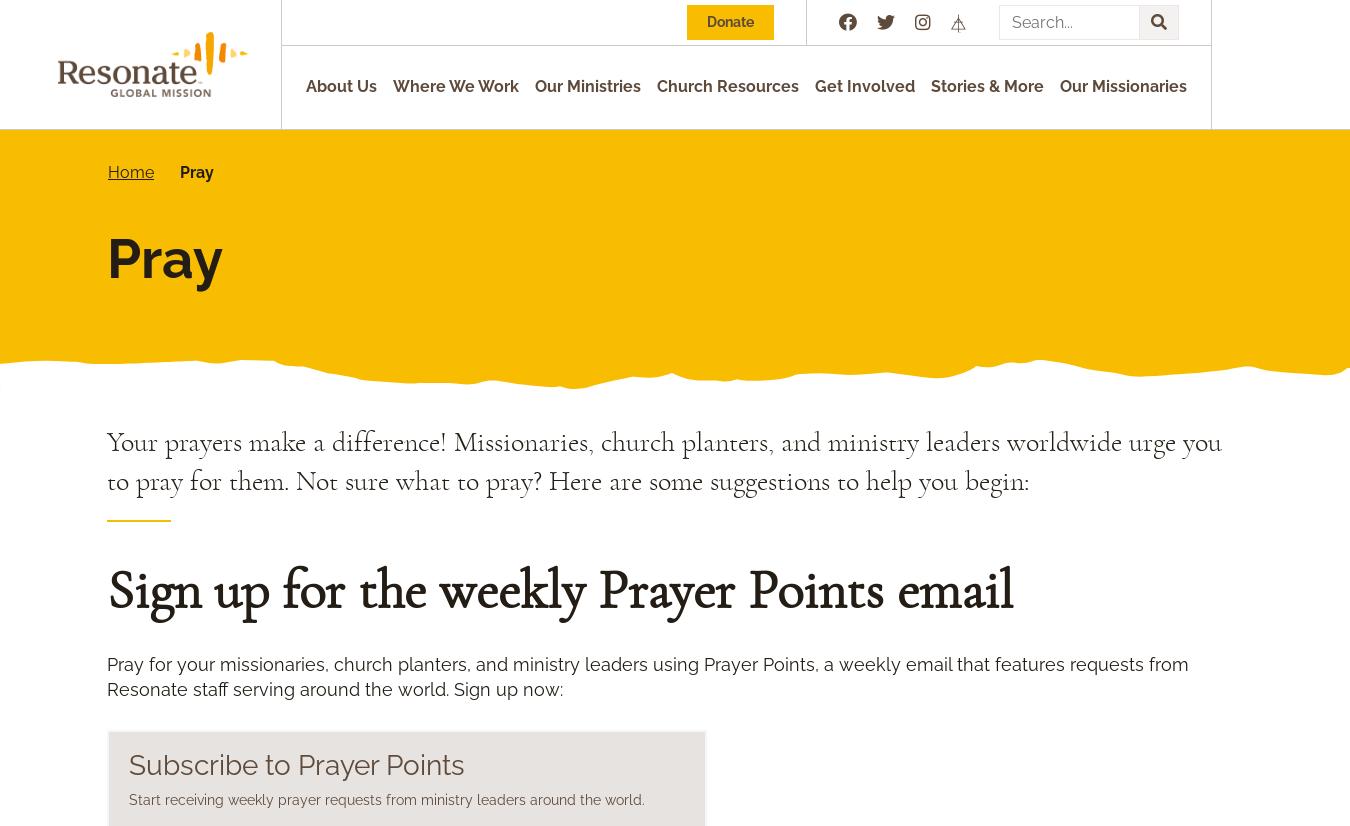  What do you see at coordinates (106, 537) in the screenshot?
I see `'Pray for the worldwide church and its mission:'` at bounding box center [106, 537].